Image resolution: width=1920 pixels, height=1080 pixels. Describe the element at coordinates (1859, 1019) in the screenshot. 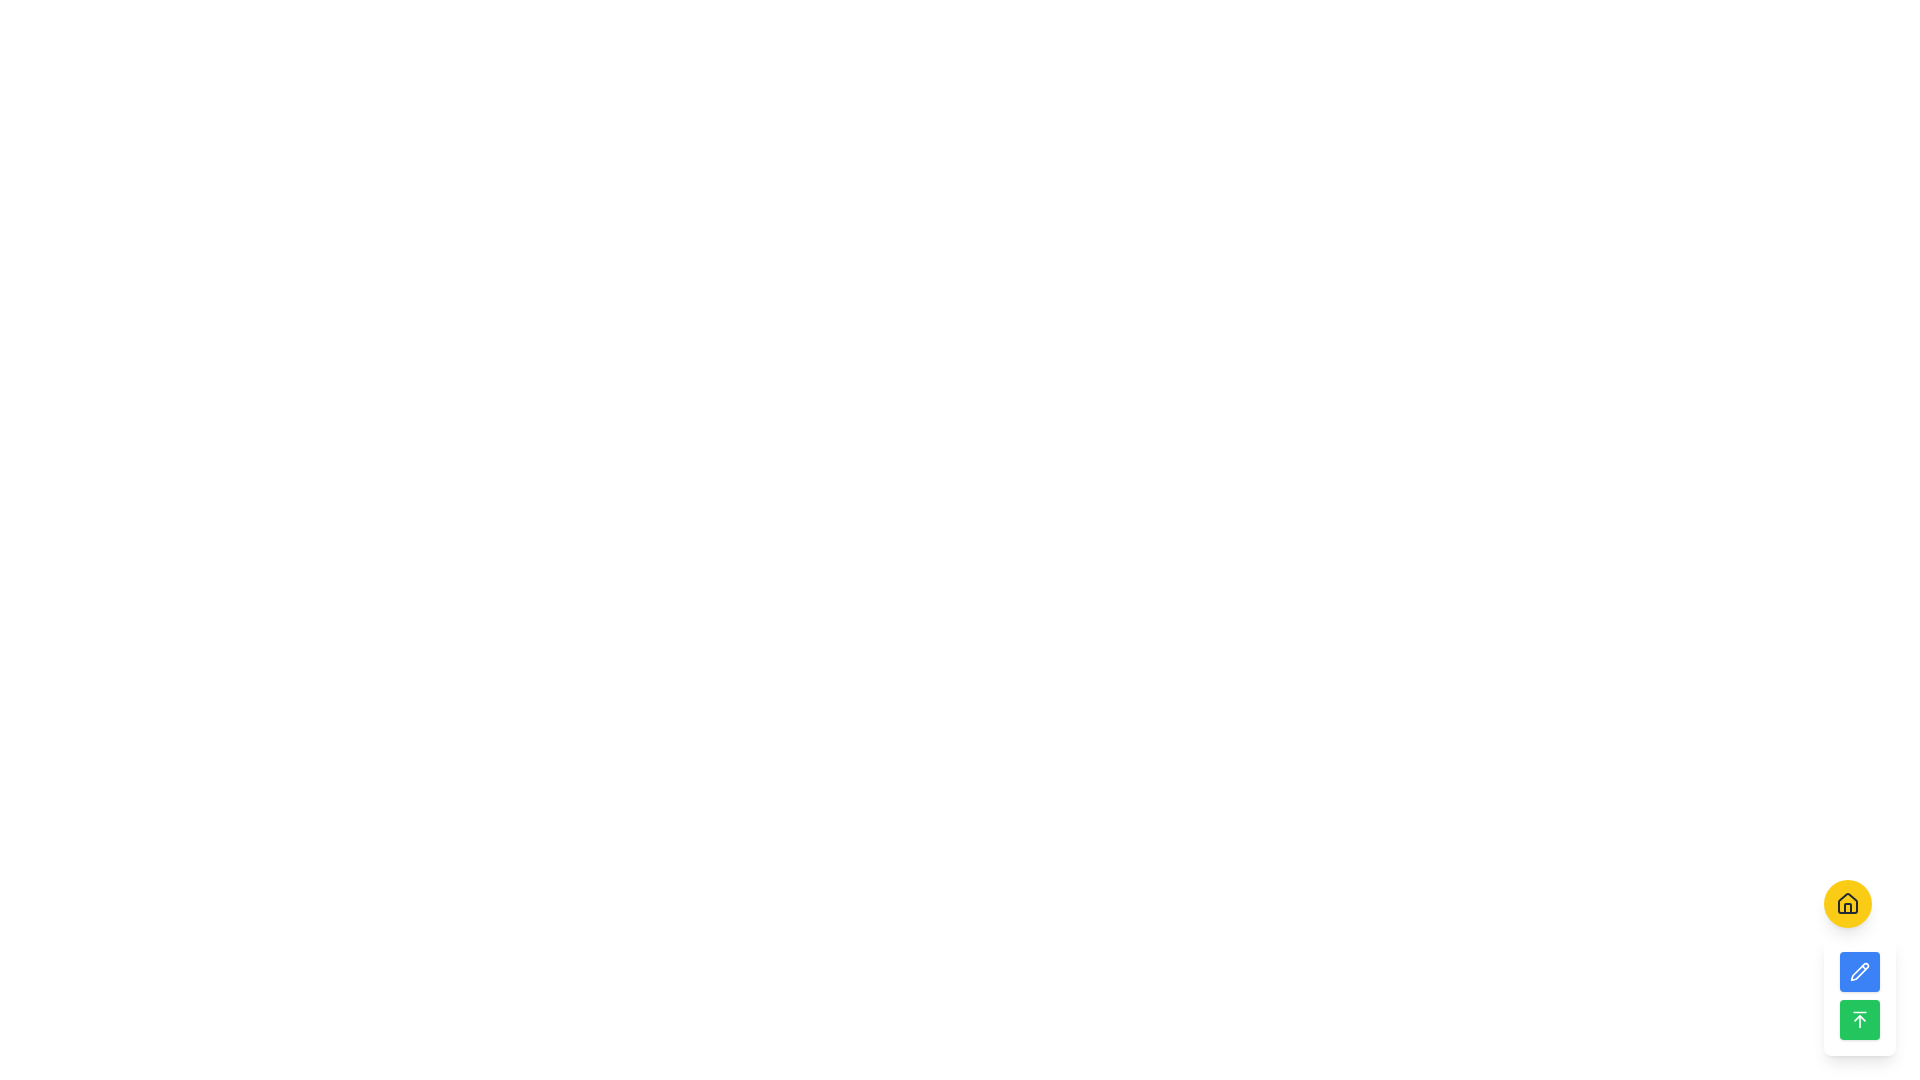

I see `the green circular button with a white upward arrow to initiate the upload action` at that location.